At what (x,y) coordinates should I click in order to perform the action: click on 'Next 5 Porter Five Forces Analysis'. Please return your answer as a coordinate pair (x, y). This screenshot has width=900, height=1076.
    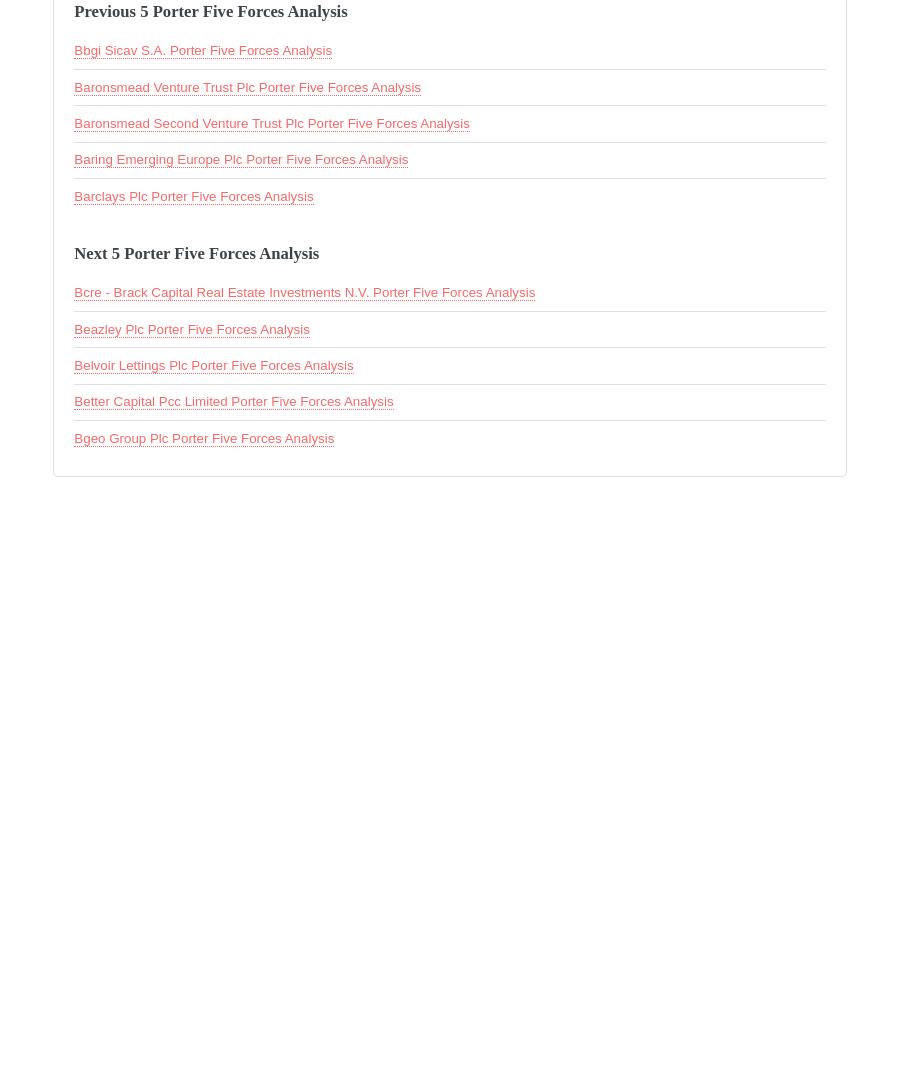
    Looking at the image, I should click on (196, 252).